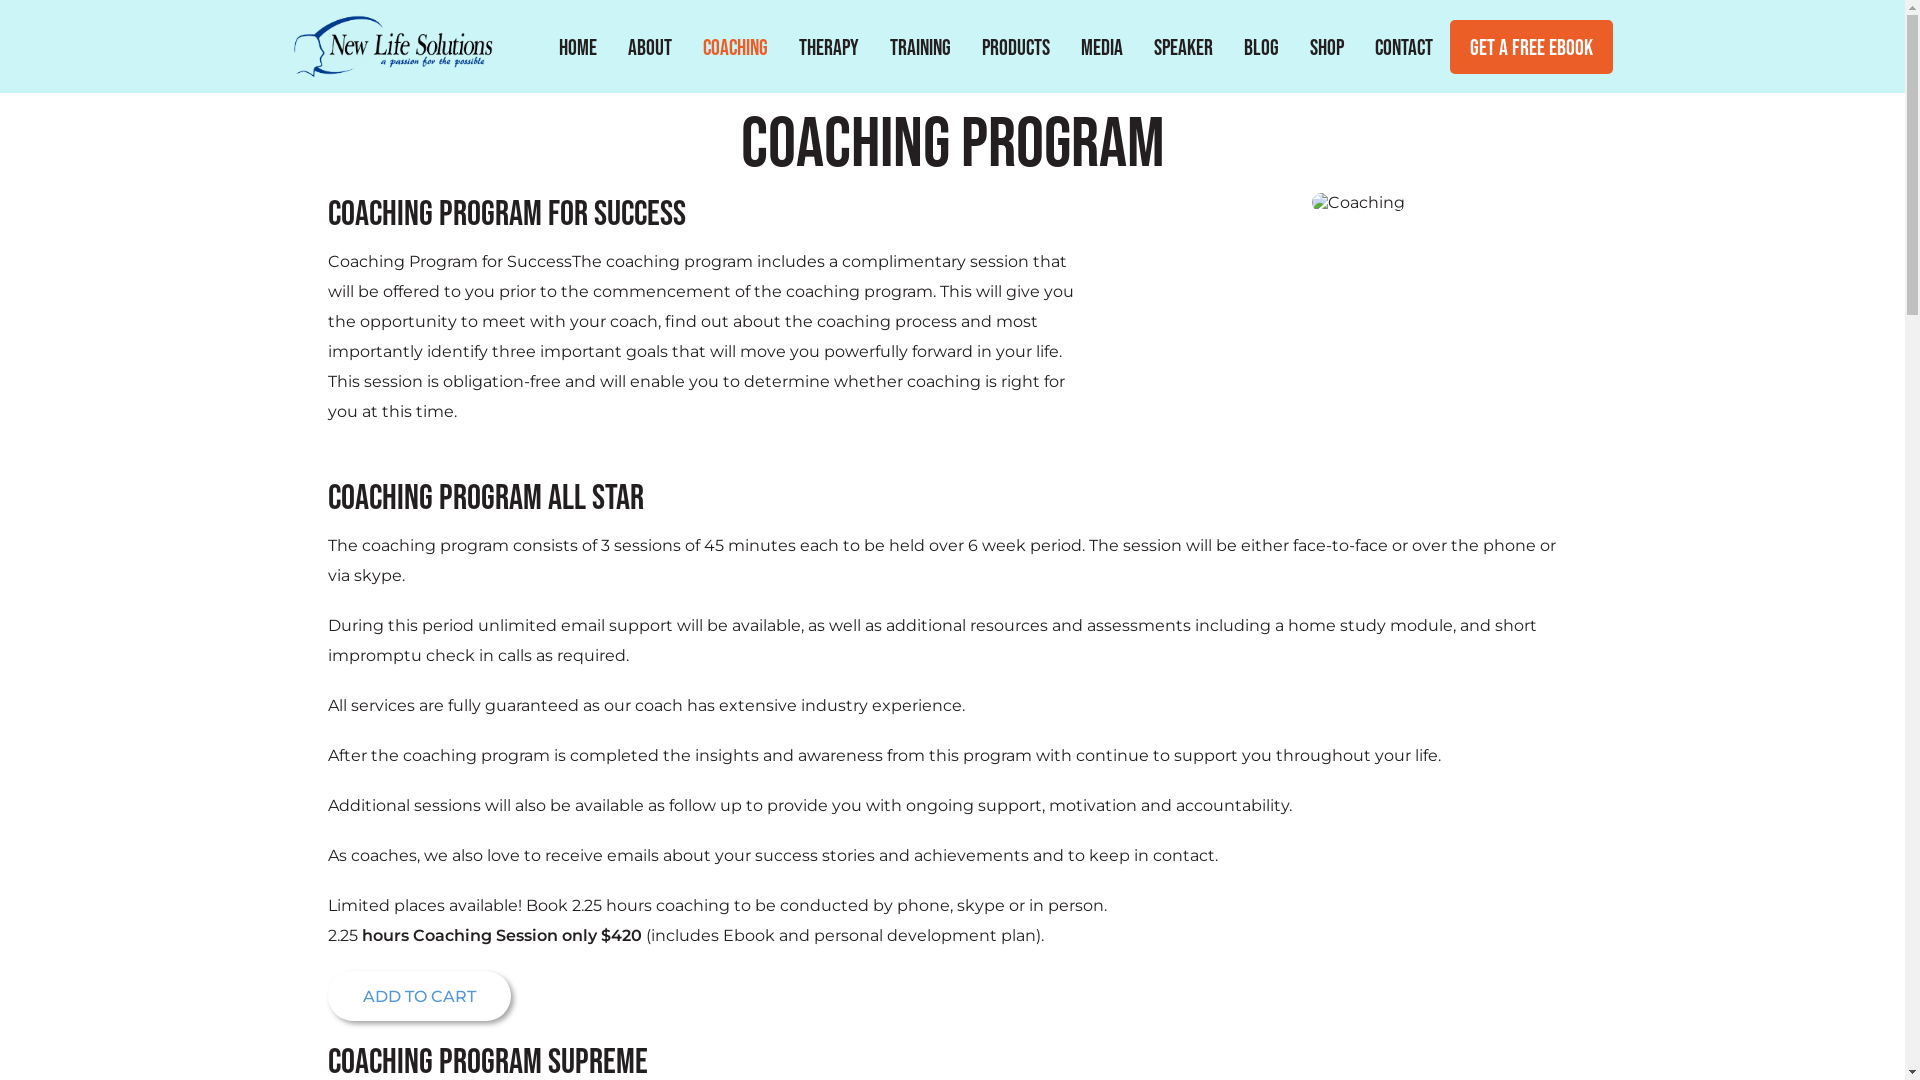  Describe the element at coordinates (1367, 45) in the screenshot. I see `'CONTACT'` at that location.